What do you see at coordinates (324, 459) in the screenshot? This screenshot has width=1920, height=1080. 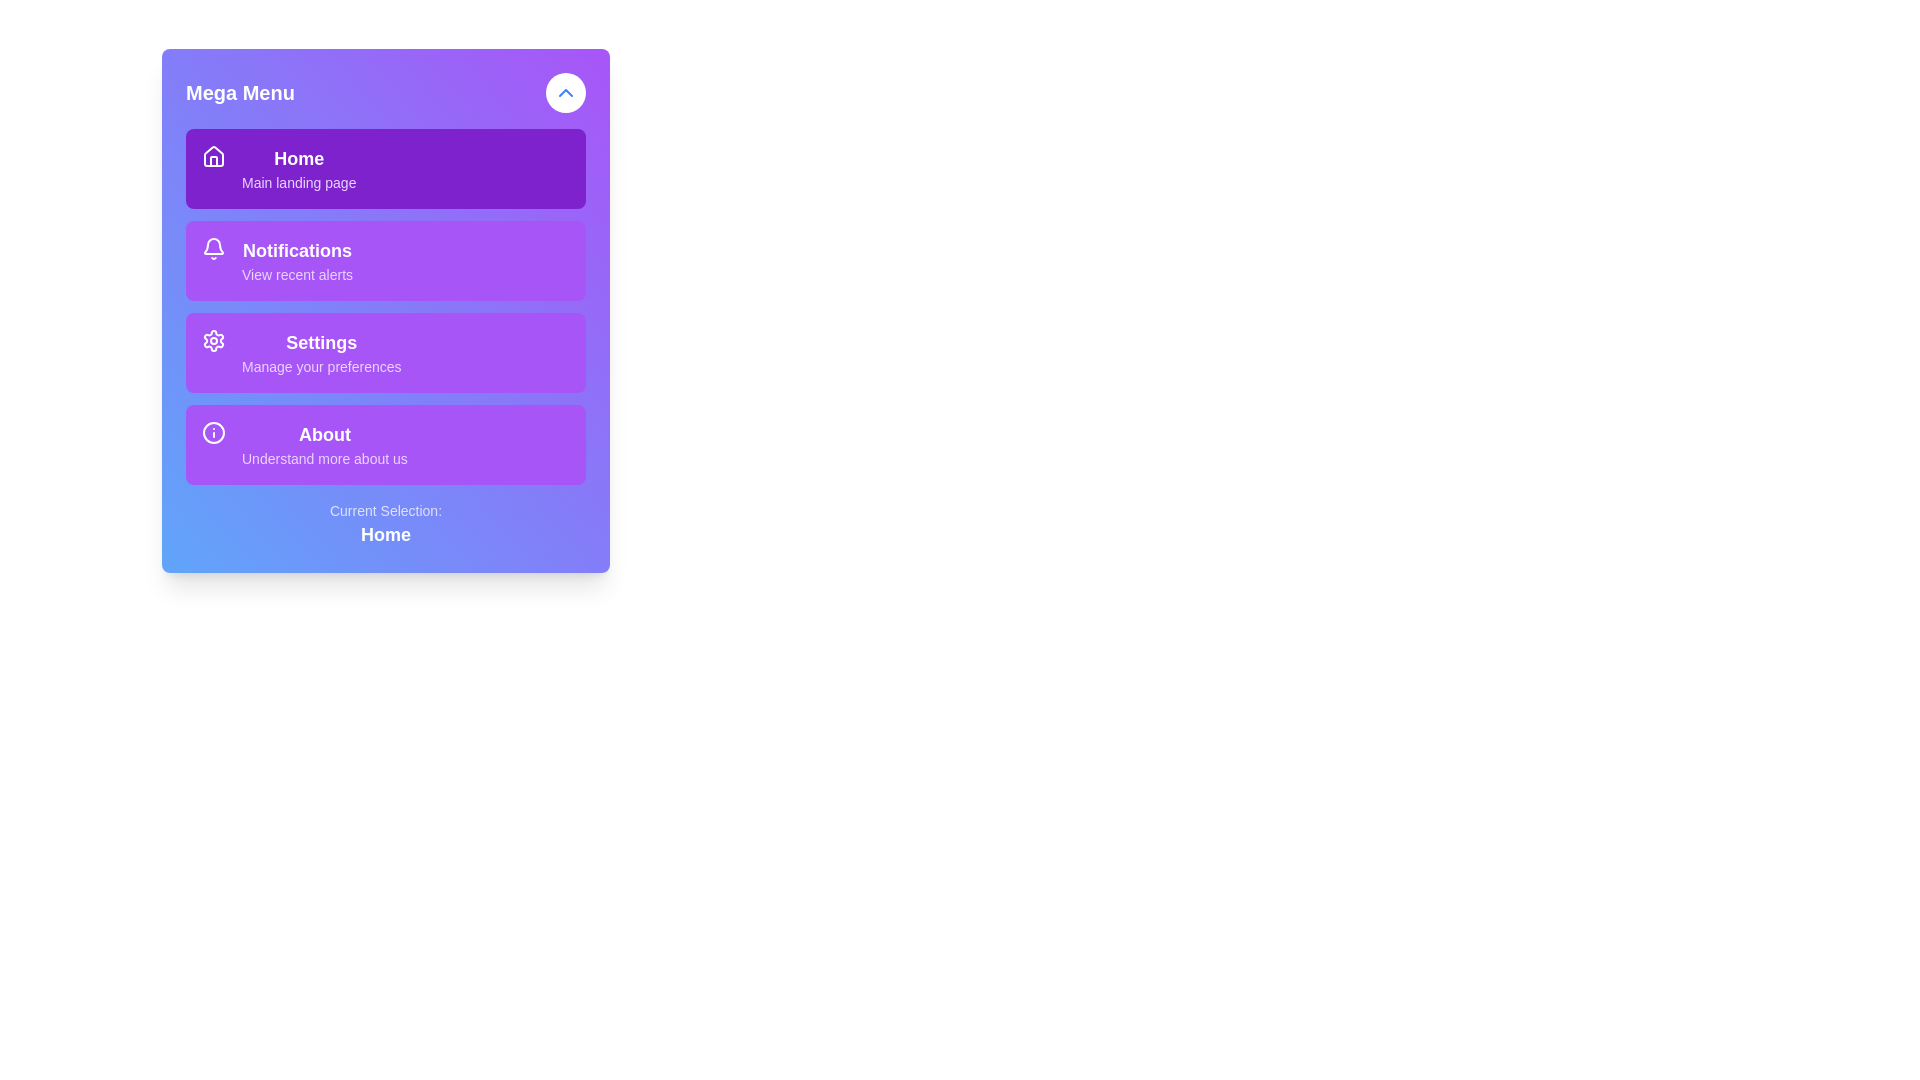 I see `the text element labeled 'Understand more about us', which is styled in a smaller purple font and positioned below the 'About' text within the 'About' menu tile of the Mega Menu` at bounding box center [324, 459].